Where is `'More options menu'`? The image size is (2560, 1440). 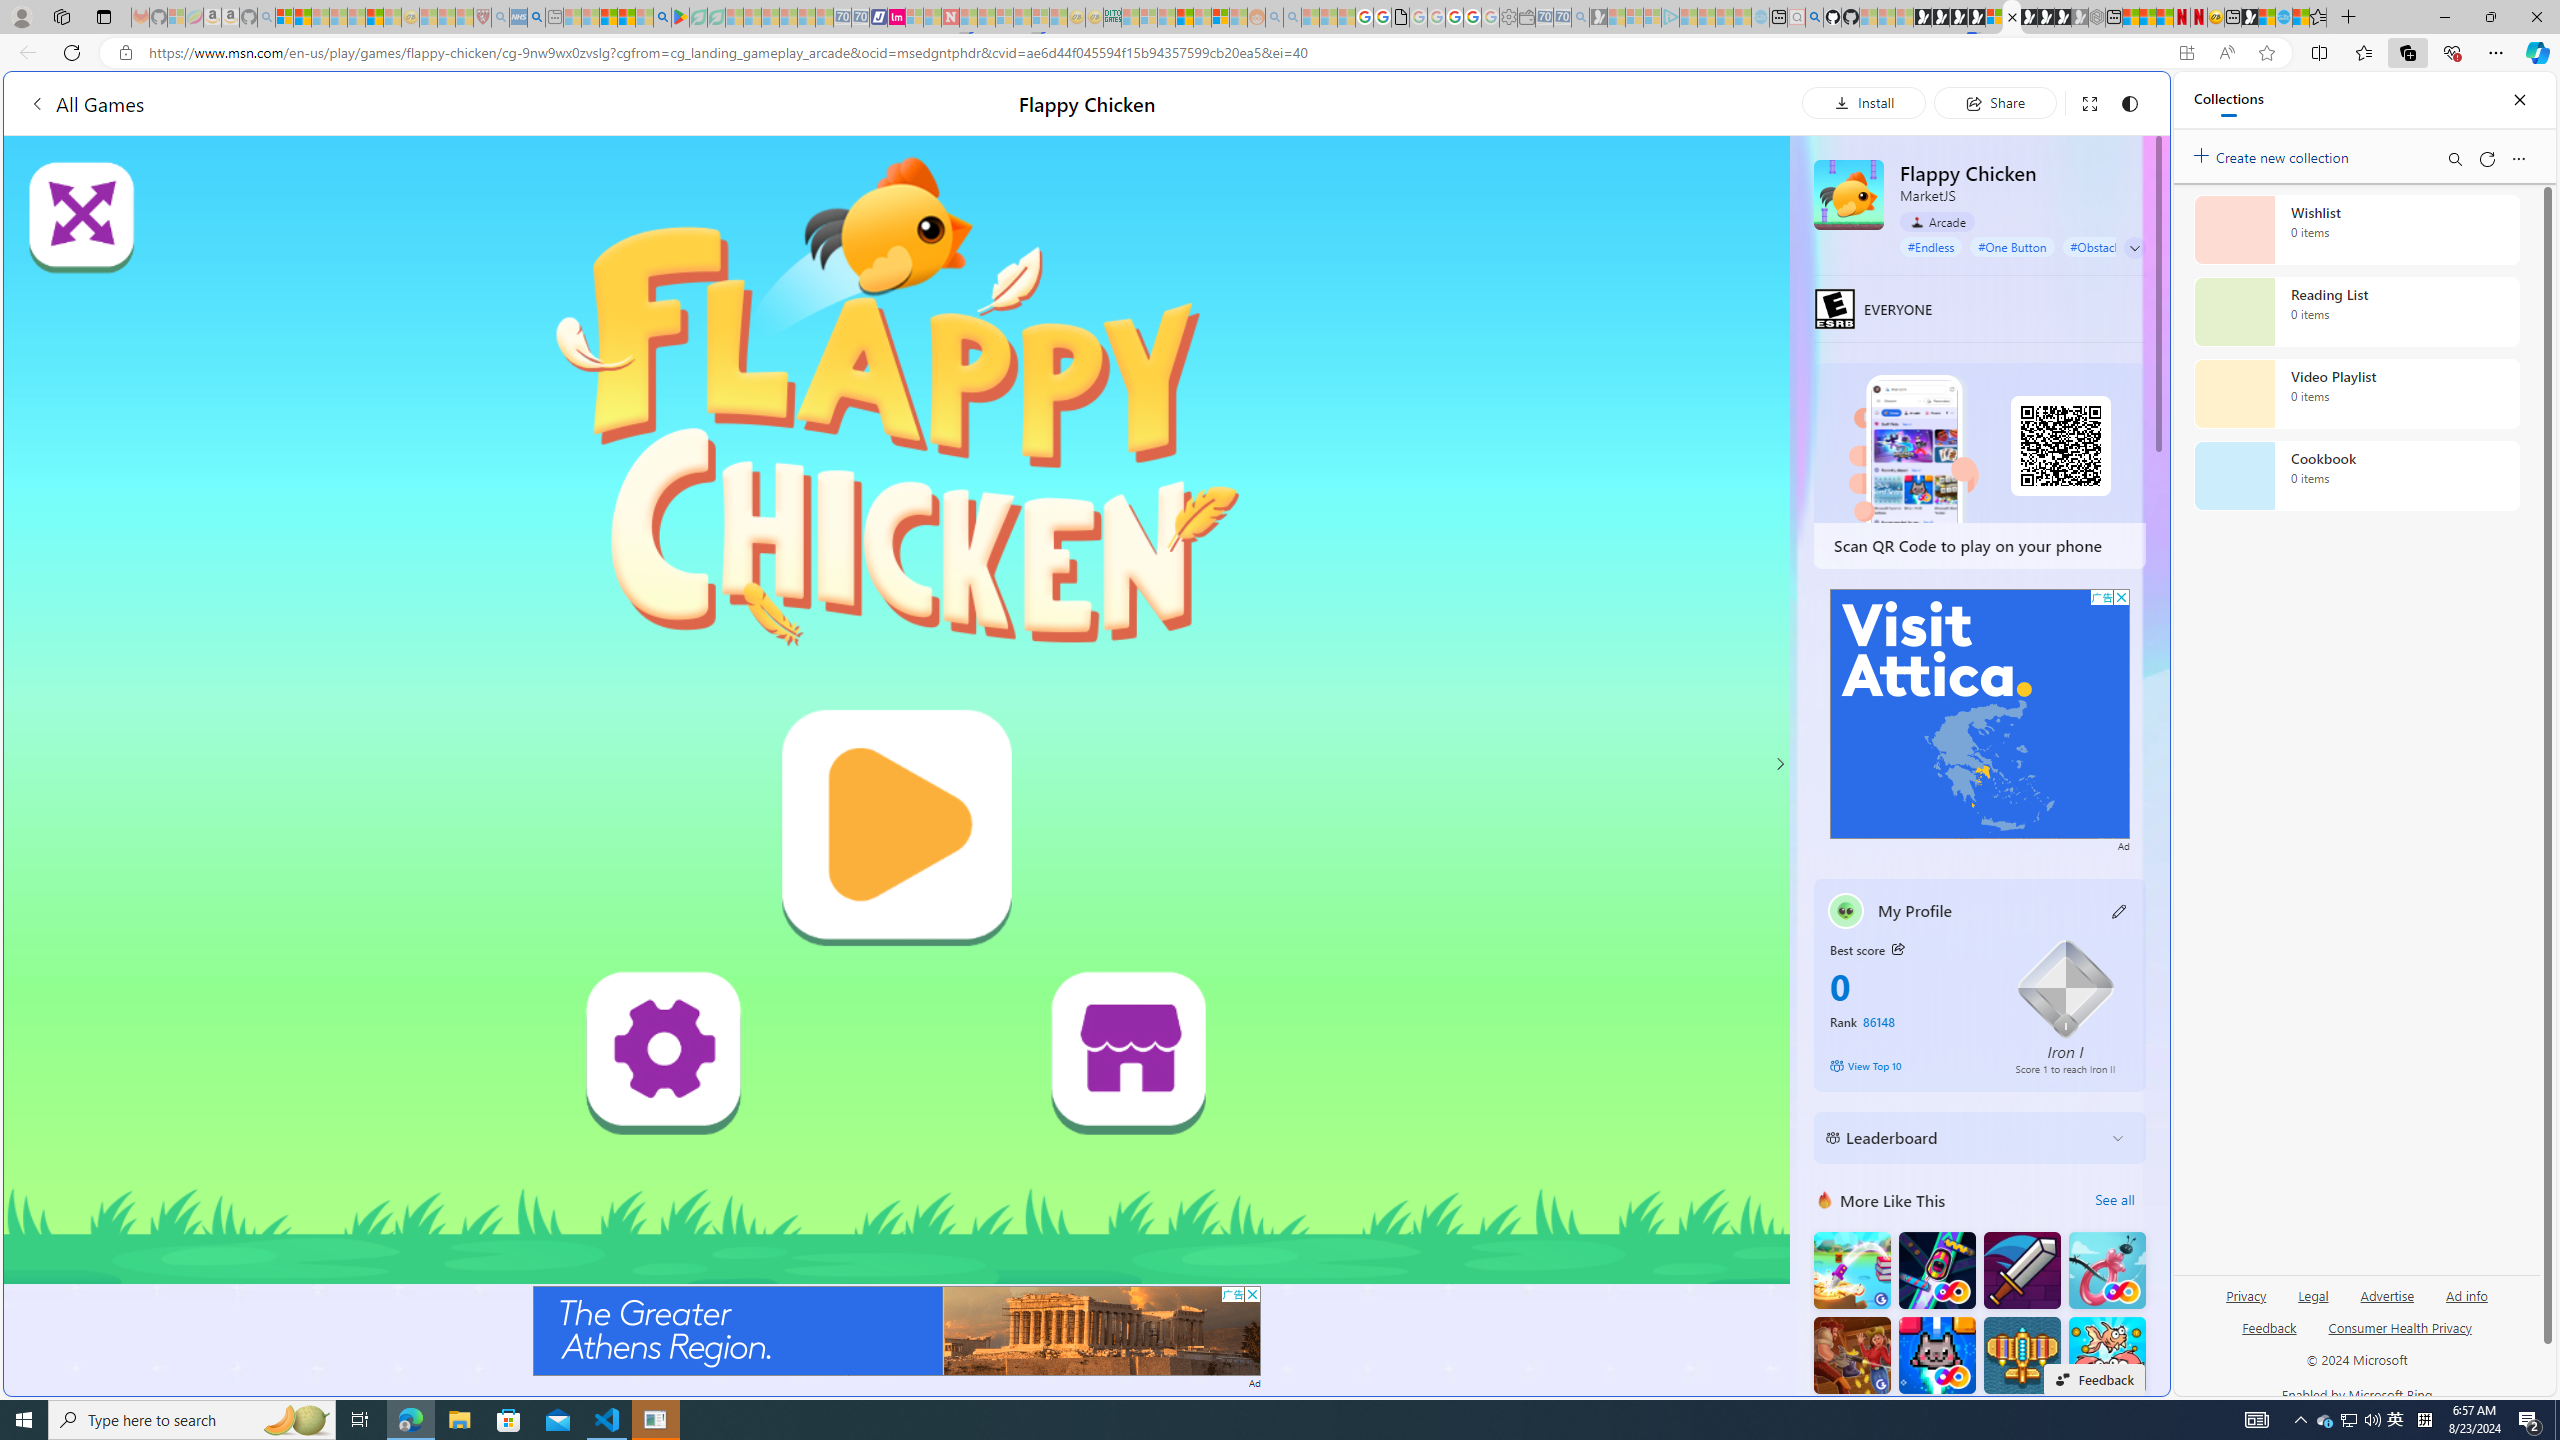 'More options menu' is located at coordinates (2519, 158).